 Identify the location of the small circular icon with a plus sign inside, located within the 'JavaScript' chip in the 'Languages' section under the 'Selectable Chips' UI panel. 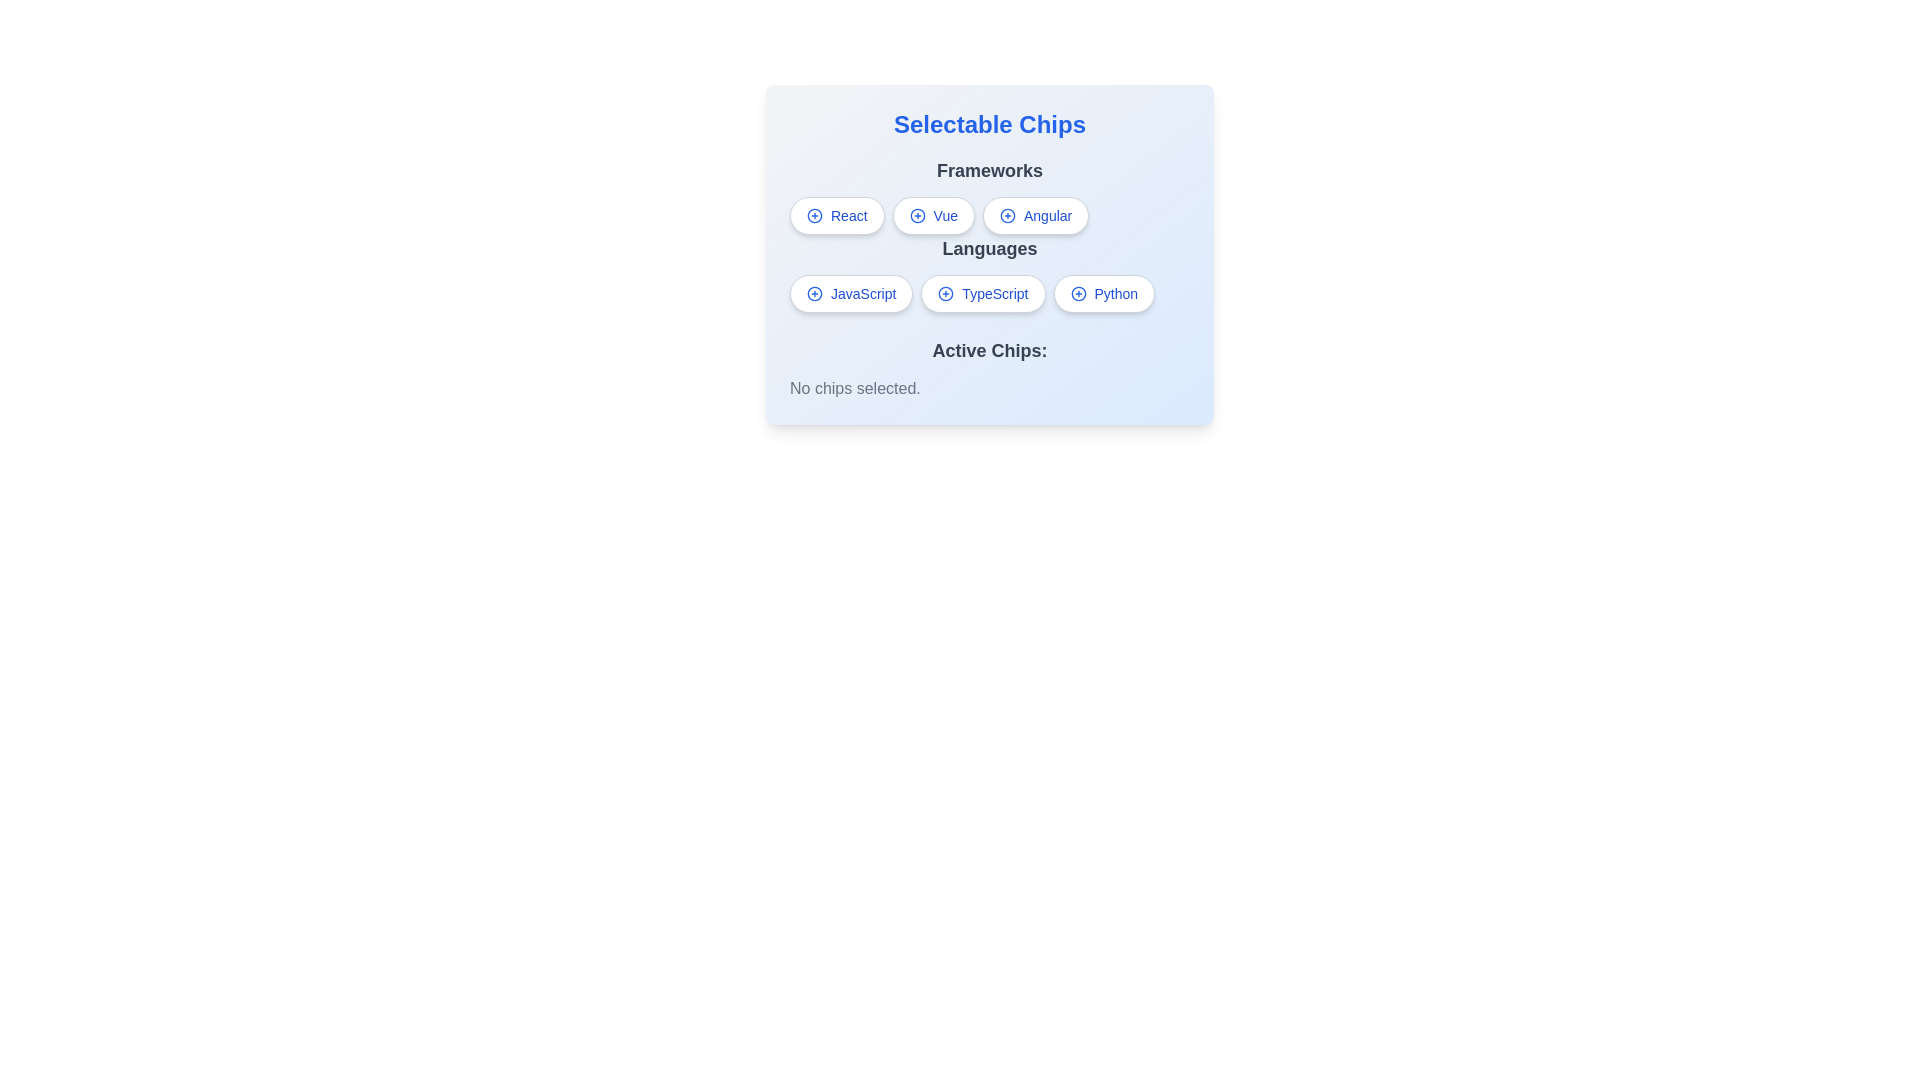
(815, 293).